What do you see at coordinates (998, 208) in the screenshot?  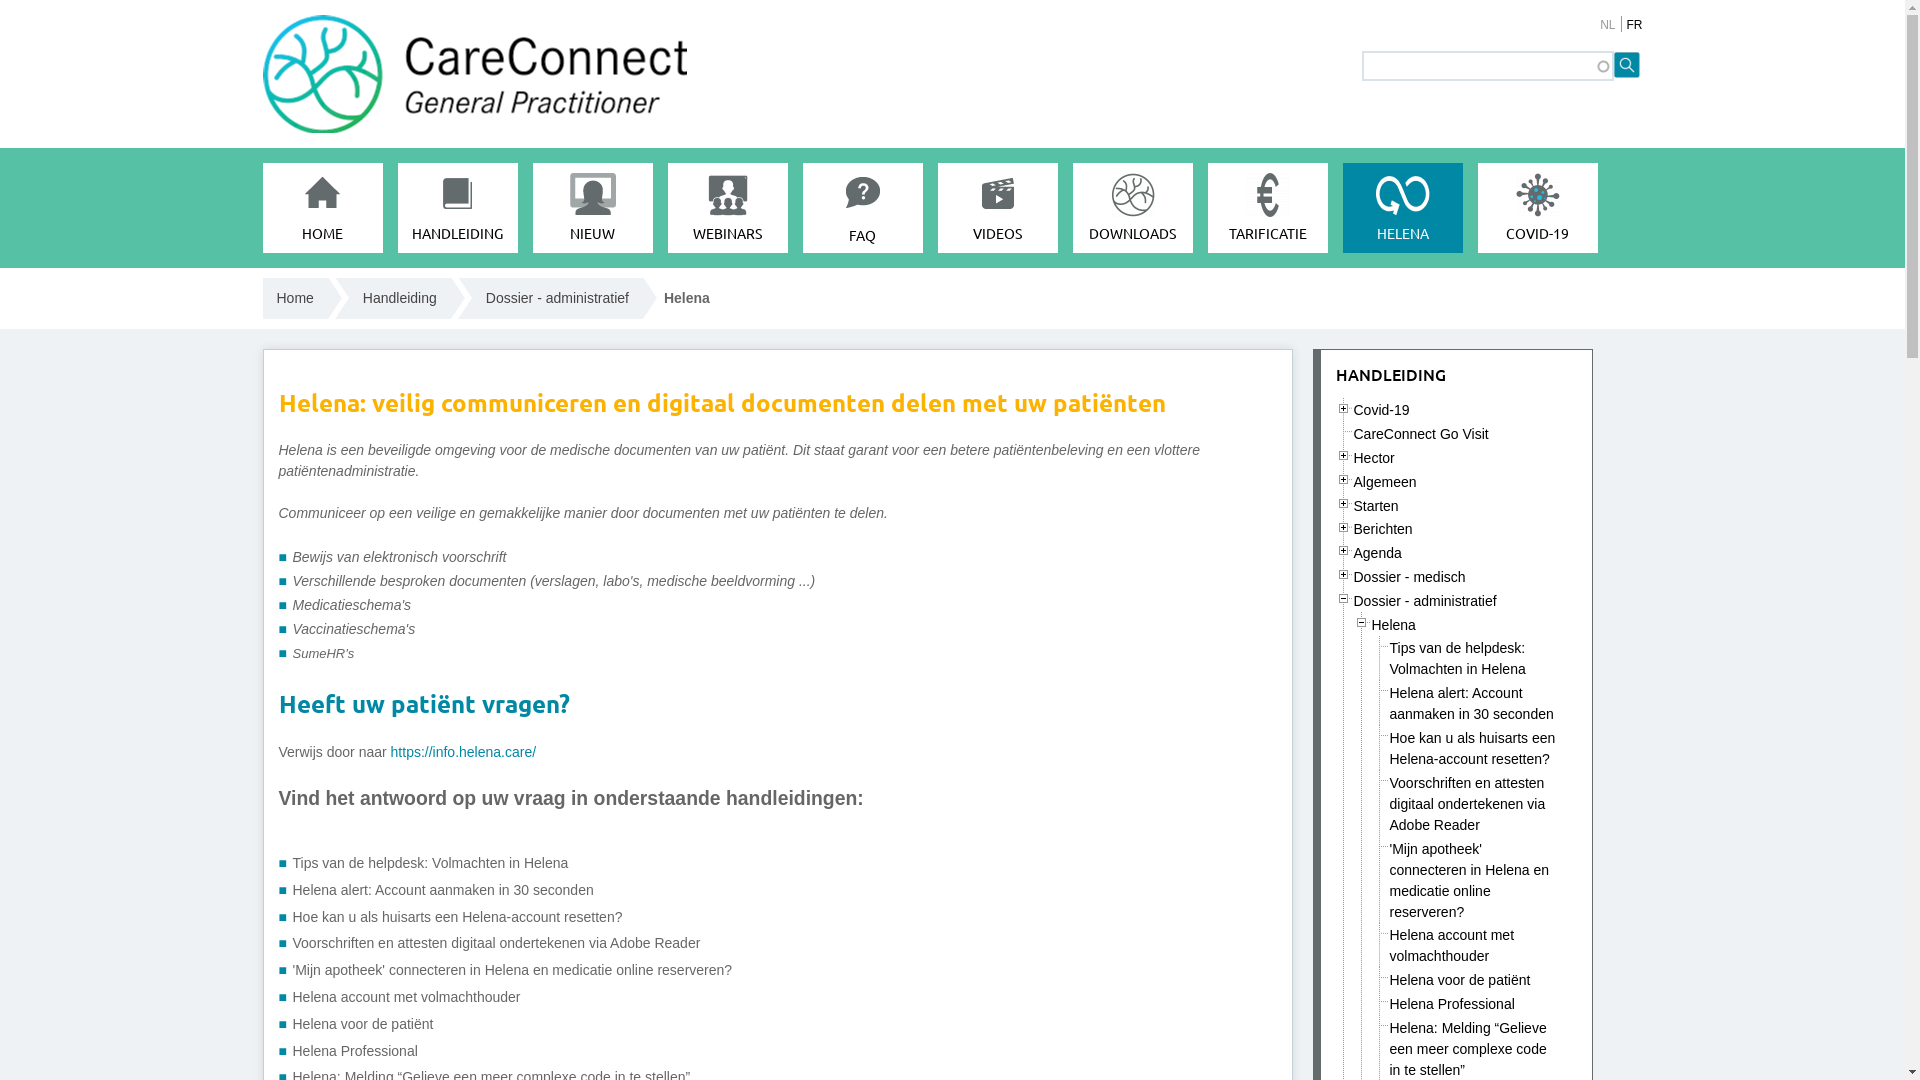 I see `'VIDEOS'` at bounding box center [998, 208].